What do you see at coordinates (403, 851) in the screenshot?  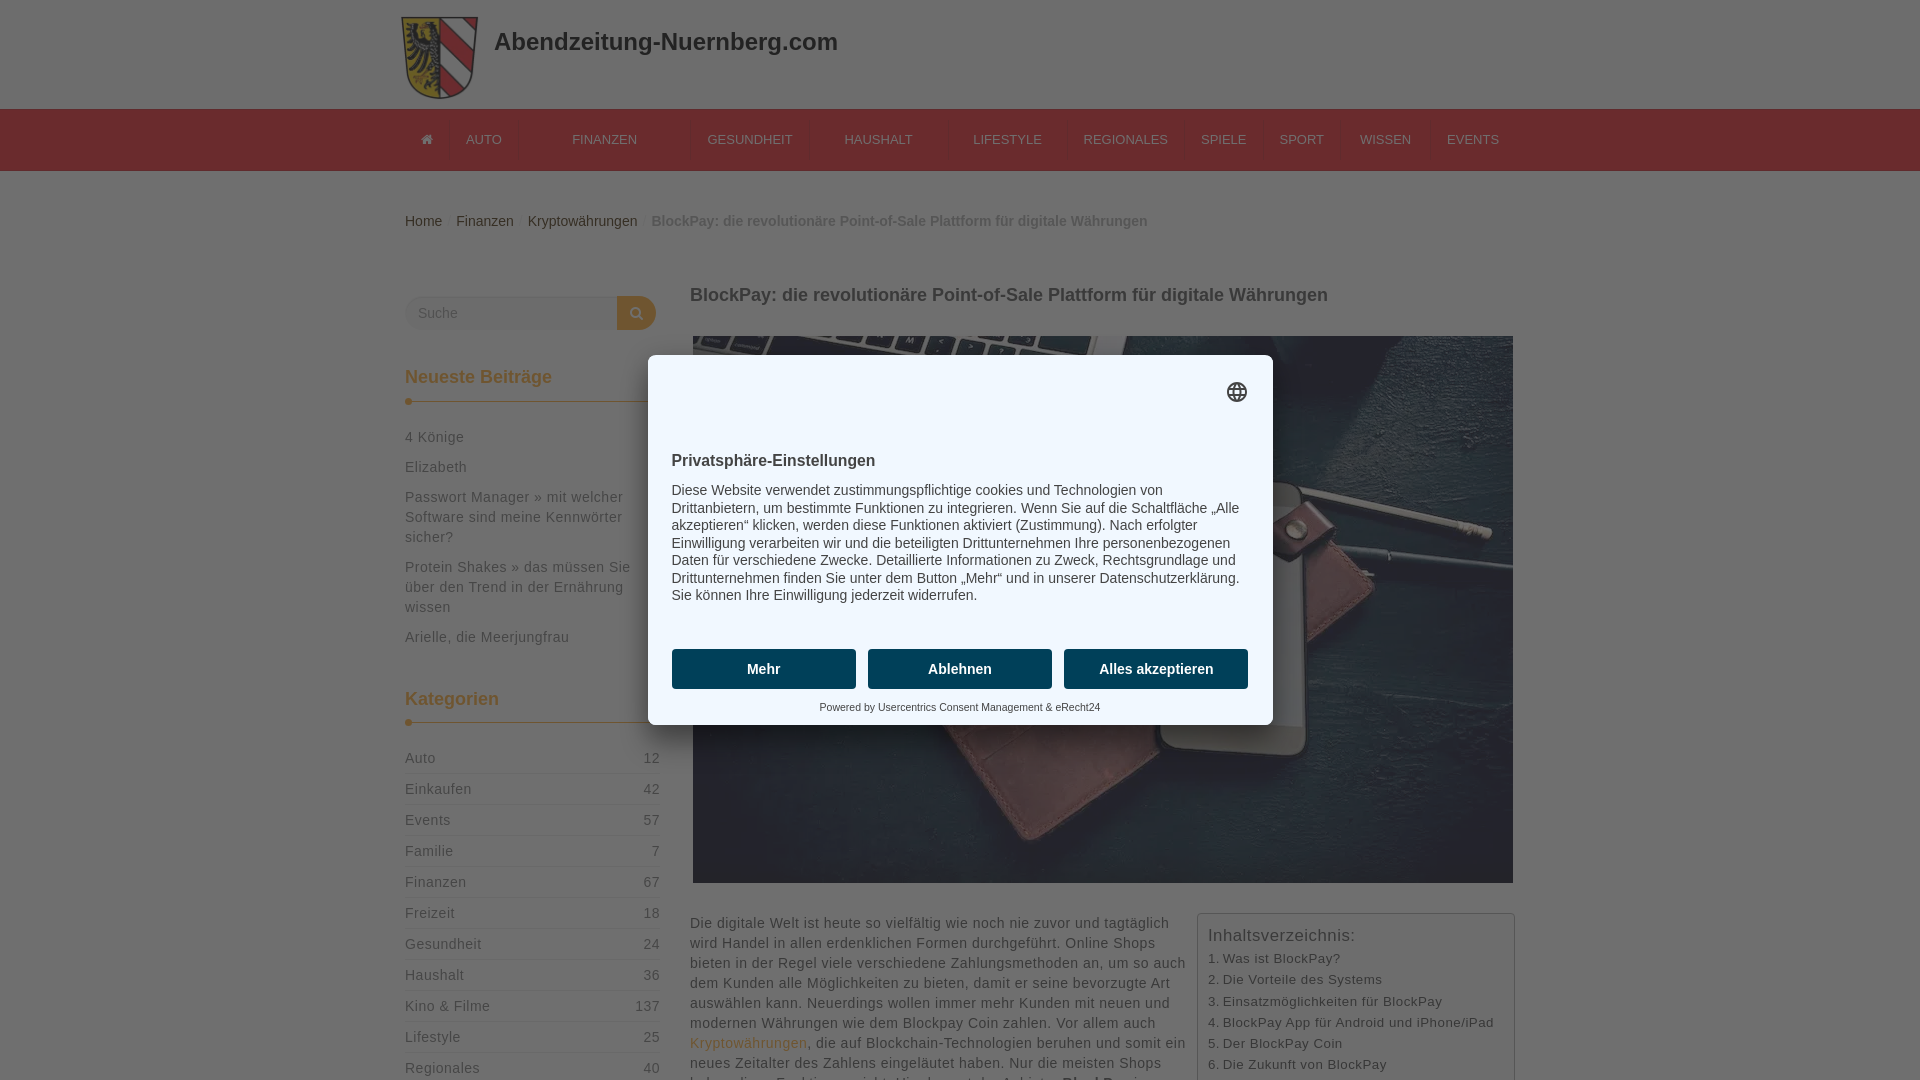 I see `'Familie` at bounding box center [403, 851].